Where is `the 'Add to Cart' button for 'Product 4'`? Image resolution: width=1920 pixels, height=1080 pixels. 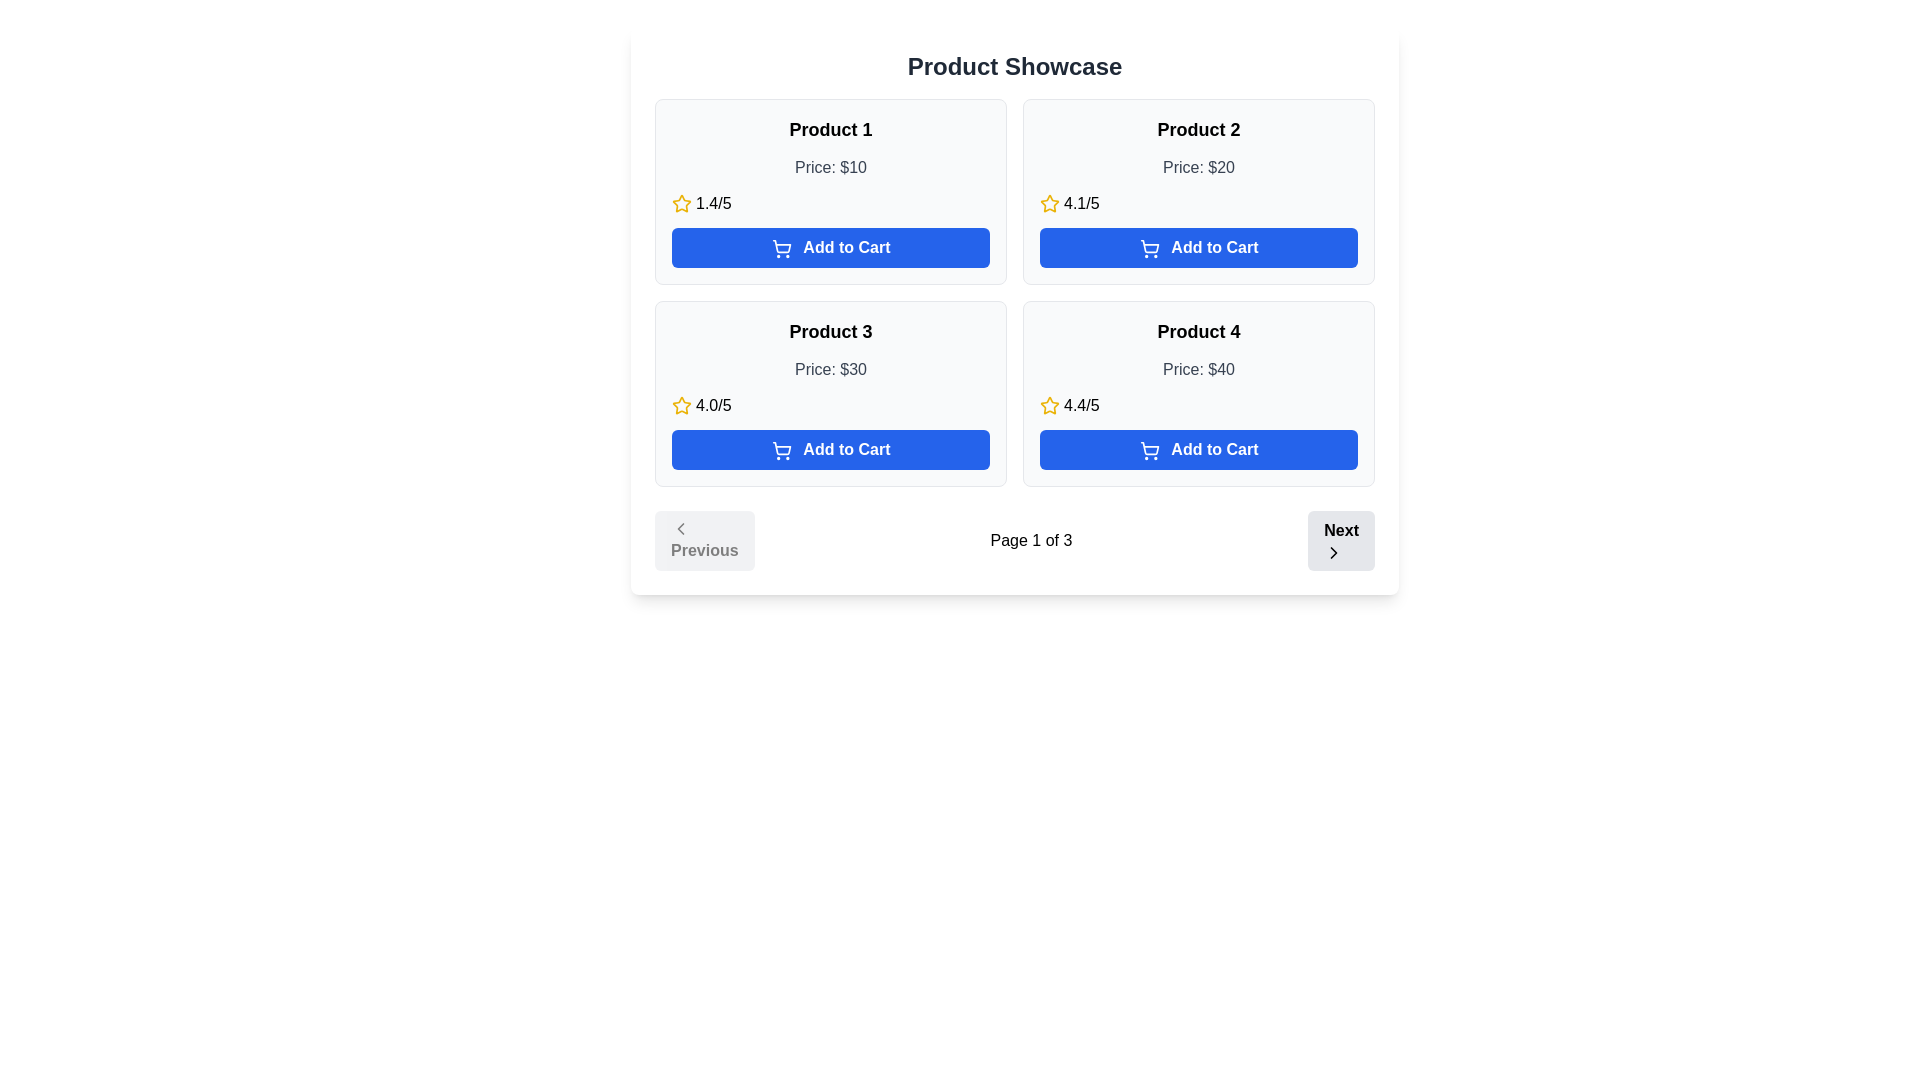
the 'Add to Cart' button for 'Product 4' is located at coordinates (1149, 450).